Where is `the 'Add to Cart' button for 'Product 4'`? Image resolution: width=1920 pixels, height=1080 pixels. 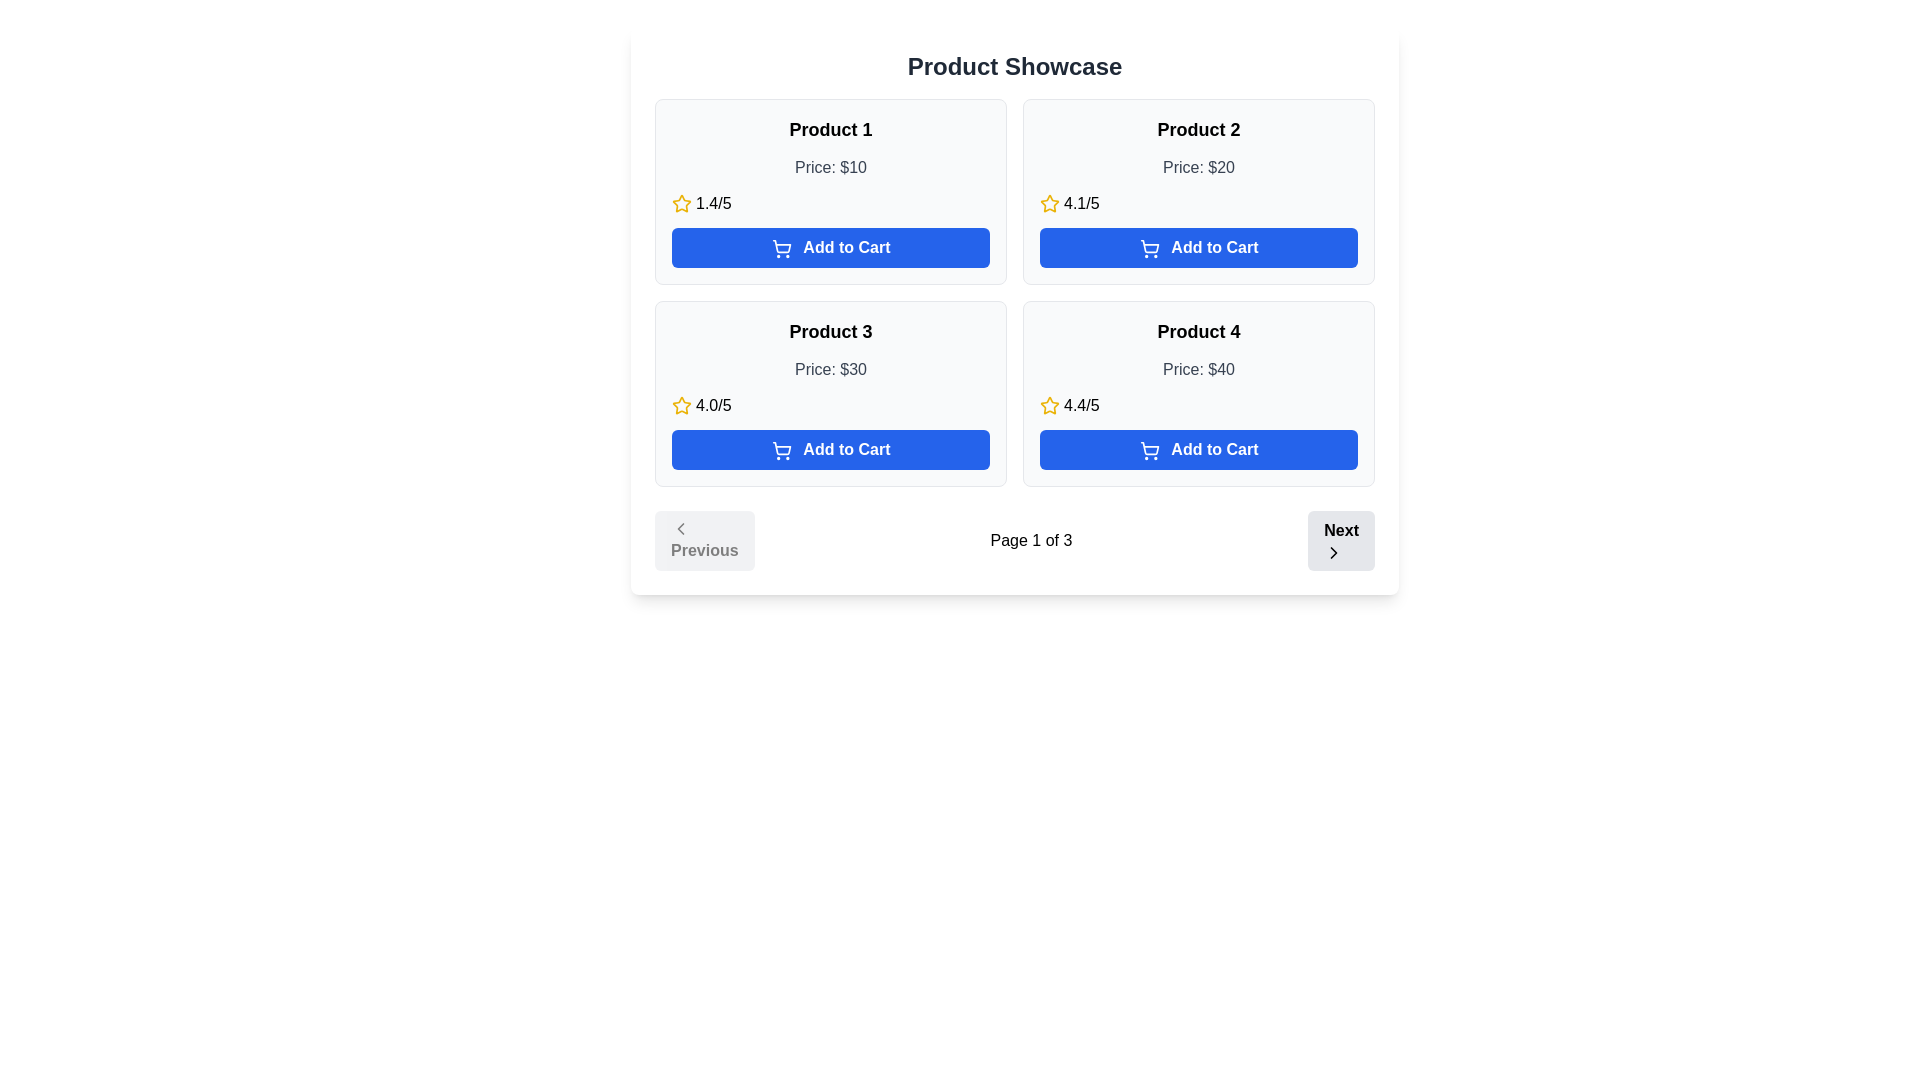
the 'Add to Cart' button for 'Product 4' is located at coordinates (1149, 450).